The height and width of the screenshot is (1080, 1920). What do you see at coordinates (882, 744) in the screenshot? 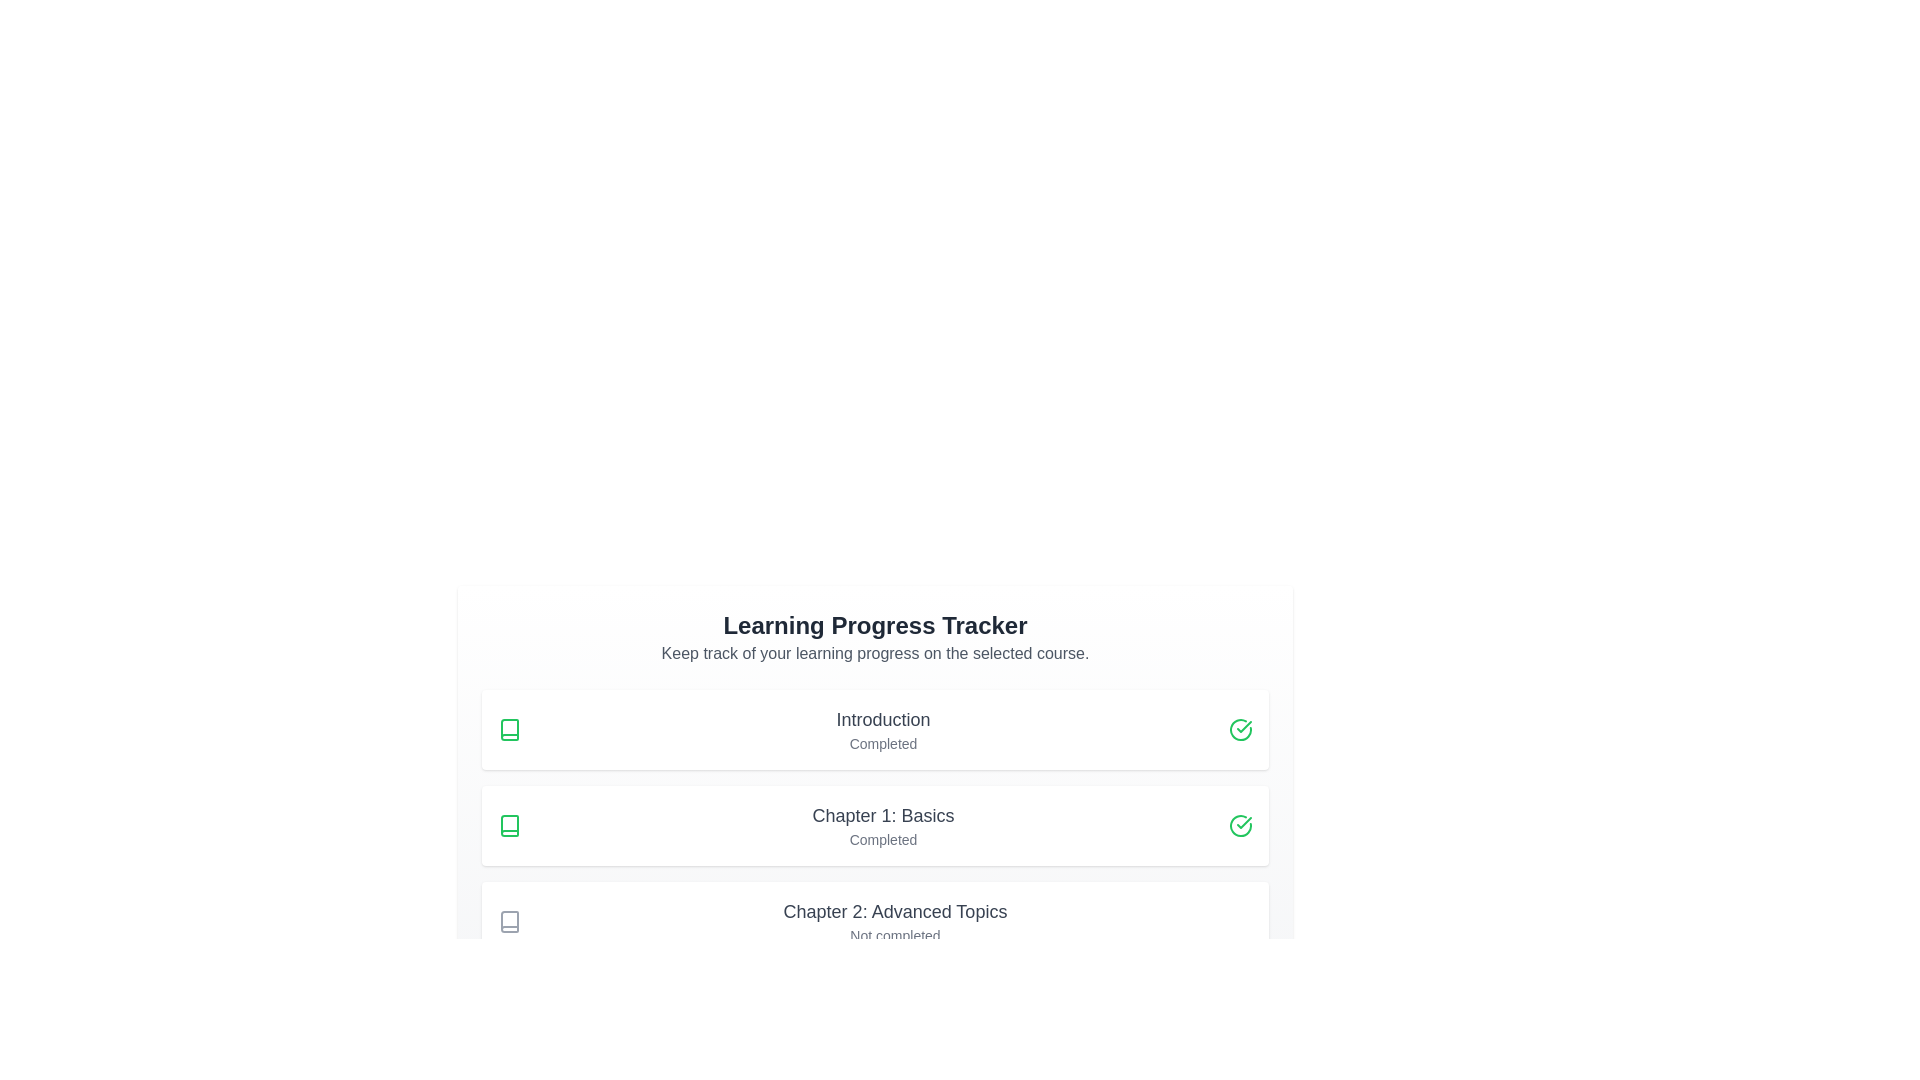
I see `the status label indicating 'Completed' for the 'Introduction' section in the 'Learning Progress Tracker' interface` at bounding box center [882, 744].